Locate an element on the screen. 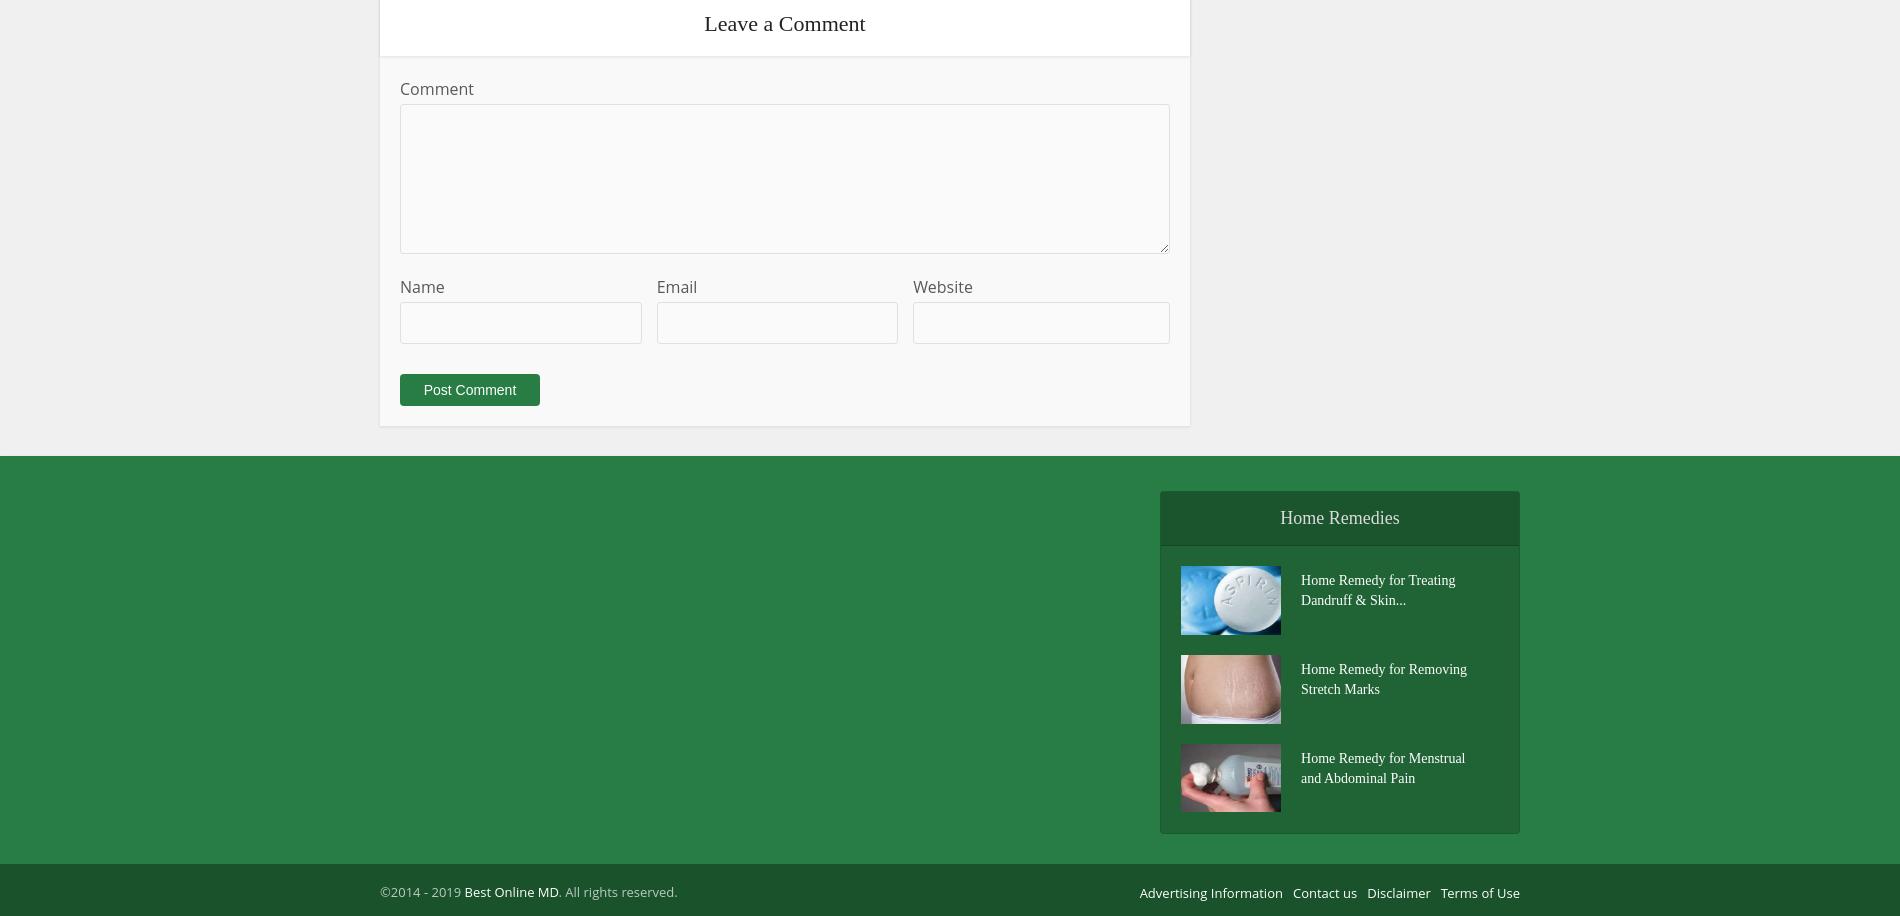  'Leave a Comment' is located at coordinates (703, 22).